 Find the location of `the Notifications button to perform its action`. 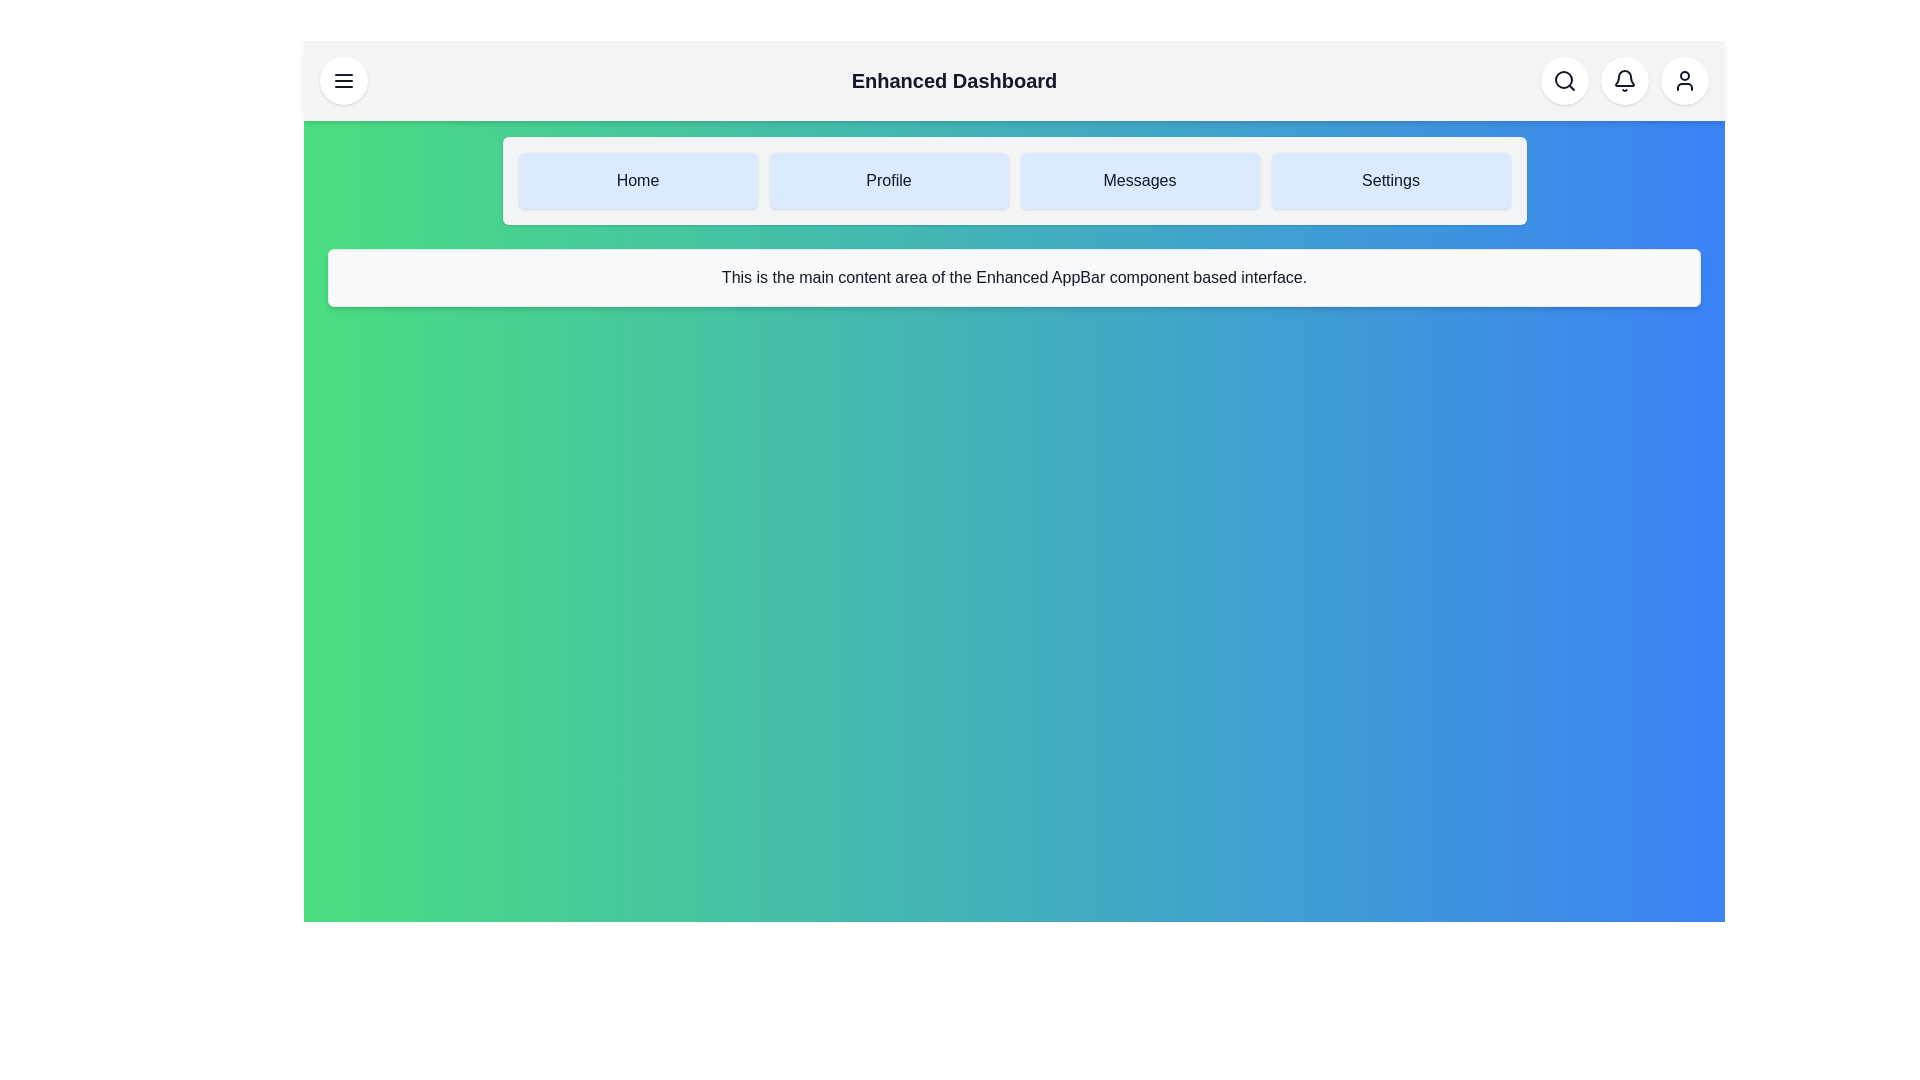

the Notifications button to perform its action is located at coordinates (1624, 80).